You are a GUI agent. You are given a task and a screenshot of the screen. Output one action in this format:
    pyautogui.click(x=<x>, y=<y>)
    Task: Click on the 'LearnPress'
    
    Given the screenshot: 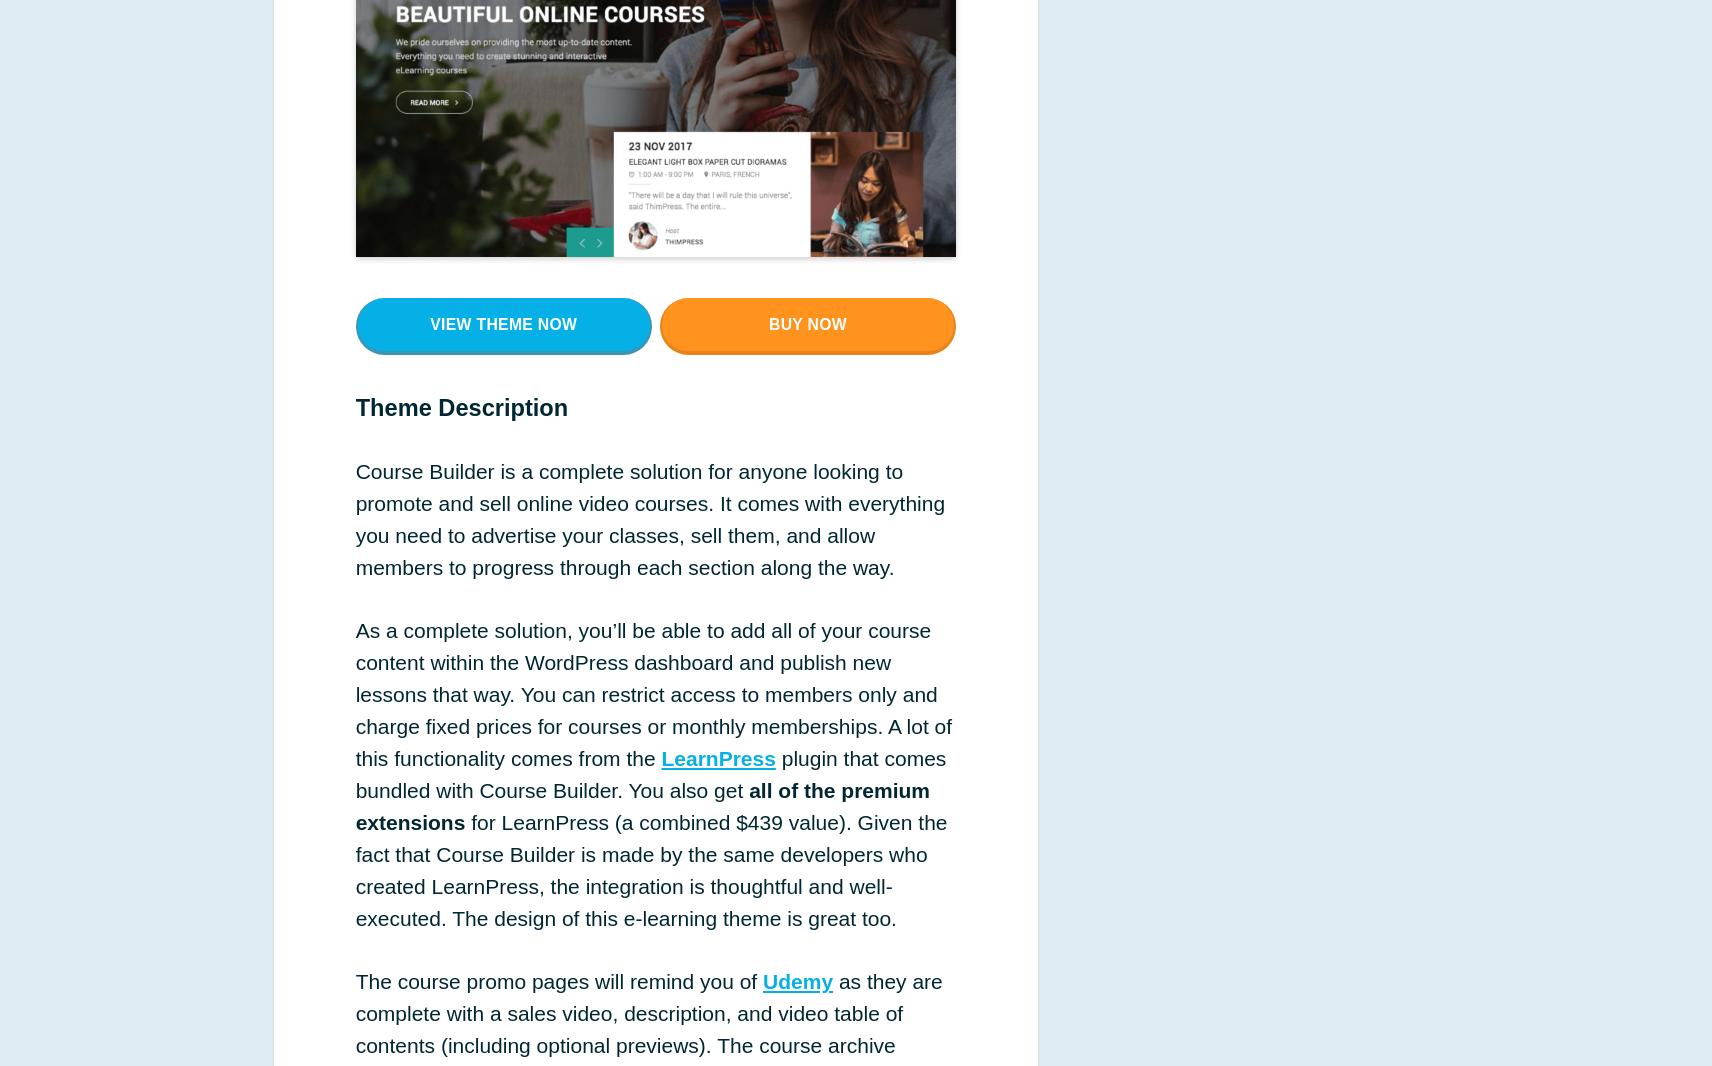 What is the action you would take?
    pyautogui.click(x=718, y=756)
    